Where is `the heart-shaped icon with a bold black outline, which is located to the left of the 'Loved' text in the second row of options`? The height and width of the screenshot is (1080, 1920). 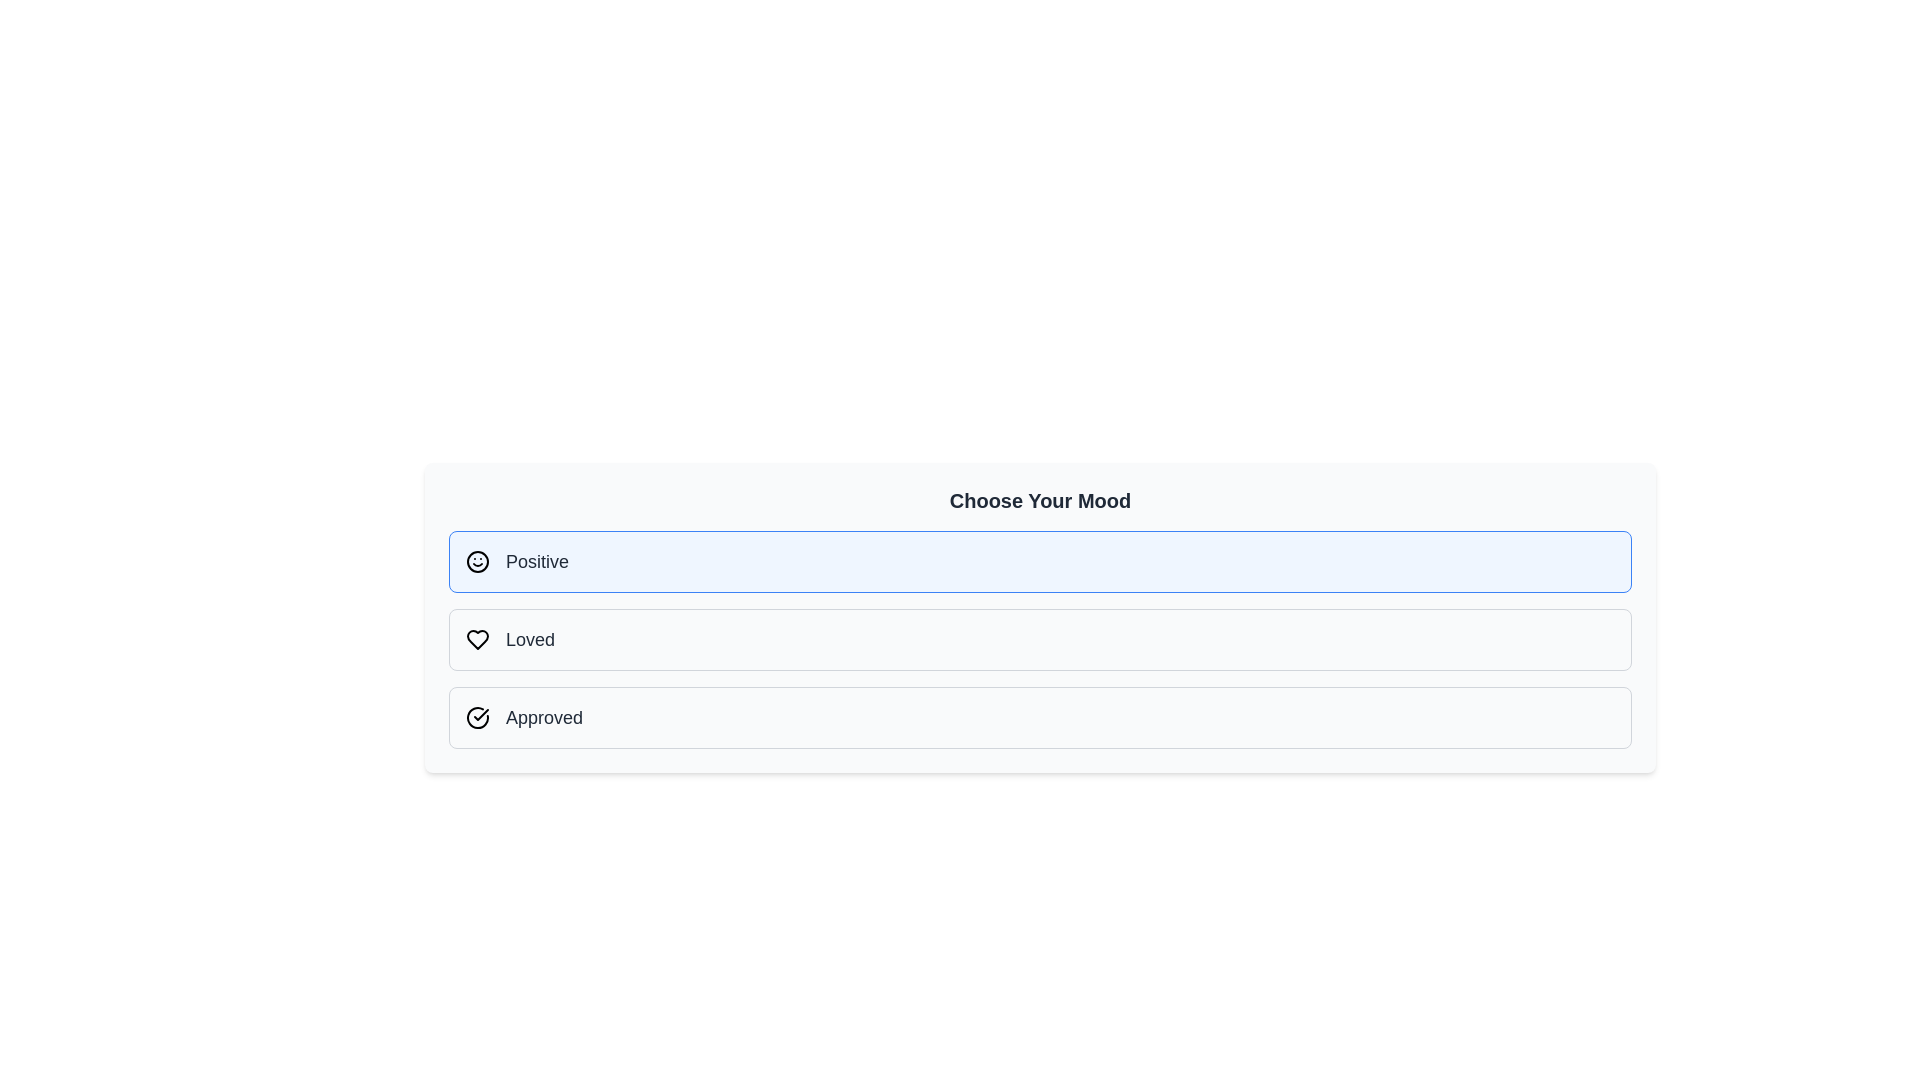 the heart-shaped icon with a bold black outline, which is located to the left of the 'Loved' text in the second row of options is located at coordinates (477, 640).